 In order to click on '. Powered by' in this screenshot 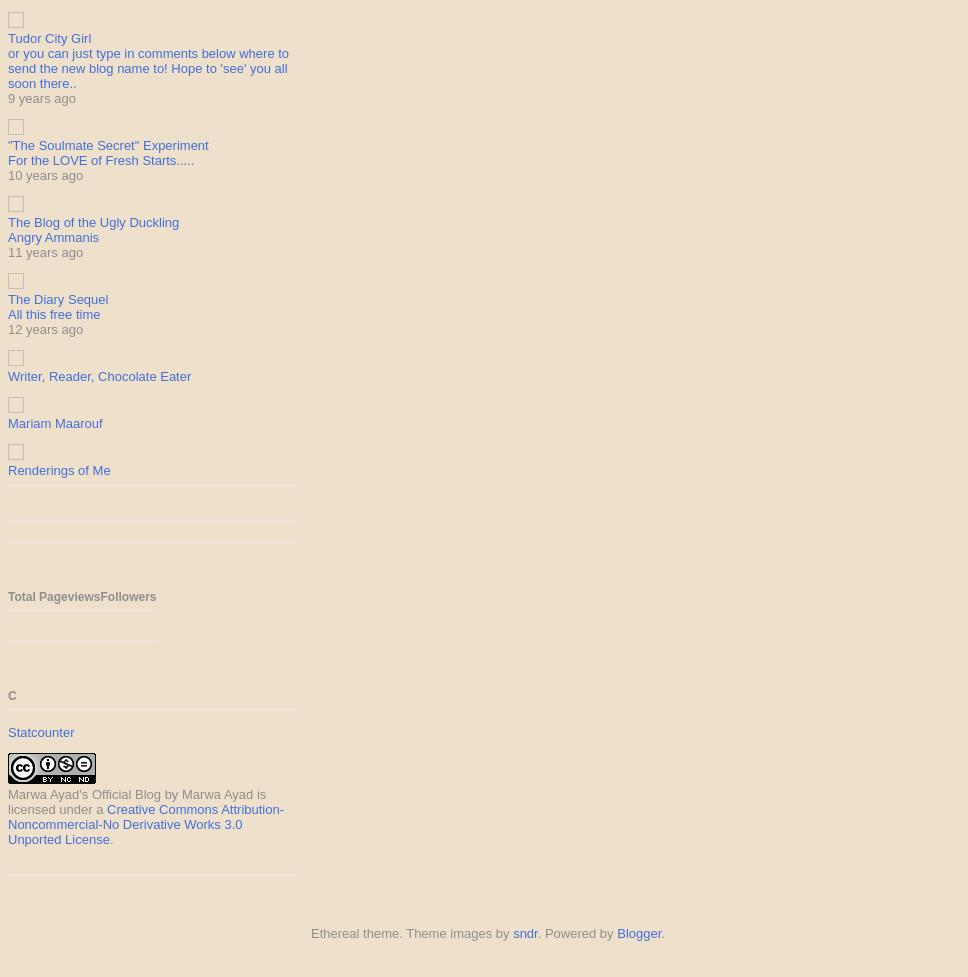, I will do `click(577, 932)`.